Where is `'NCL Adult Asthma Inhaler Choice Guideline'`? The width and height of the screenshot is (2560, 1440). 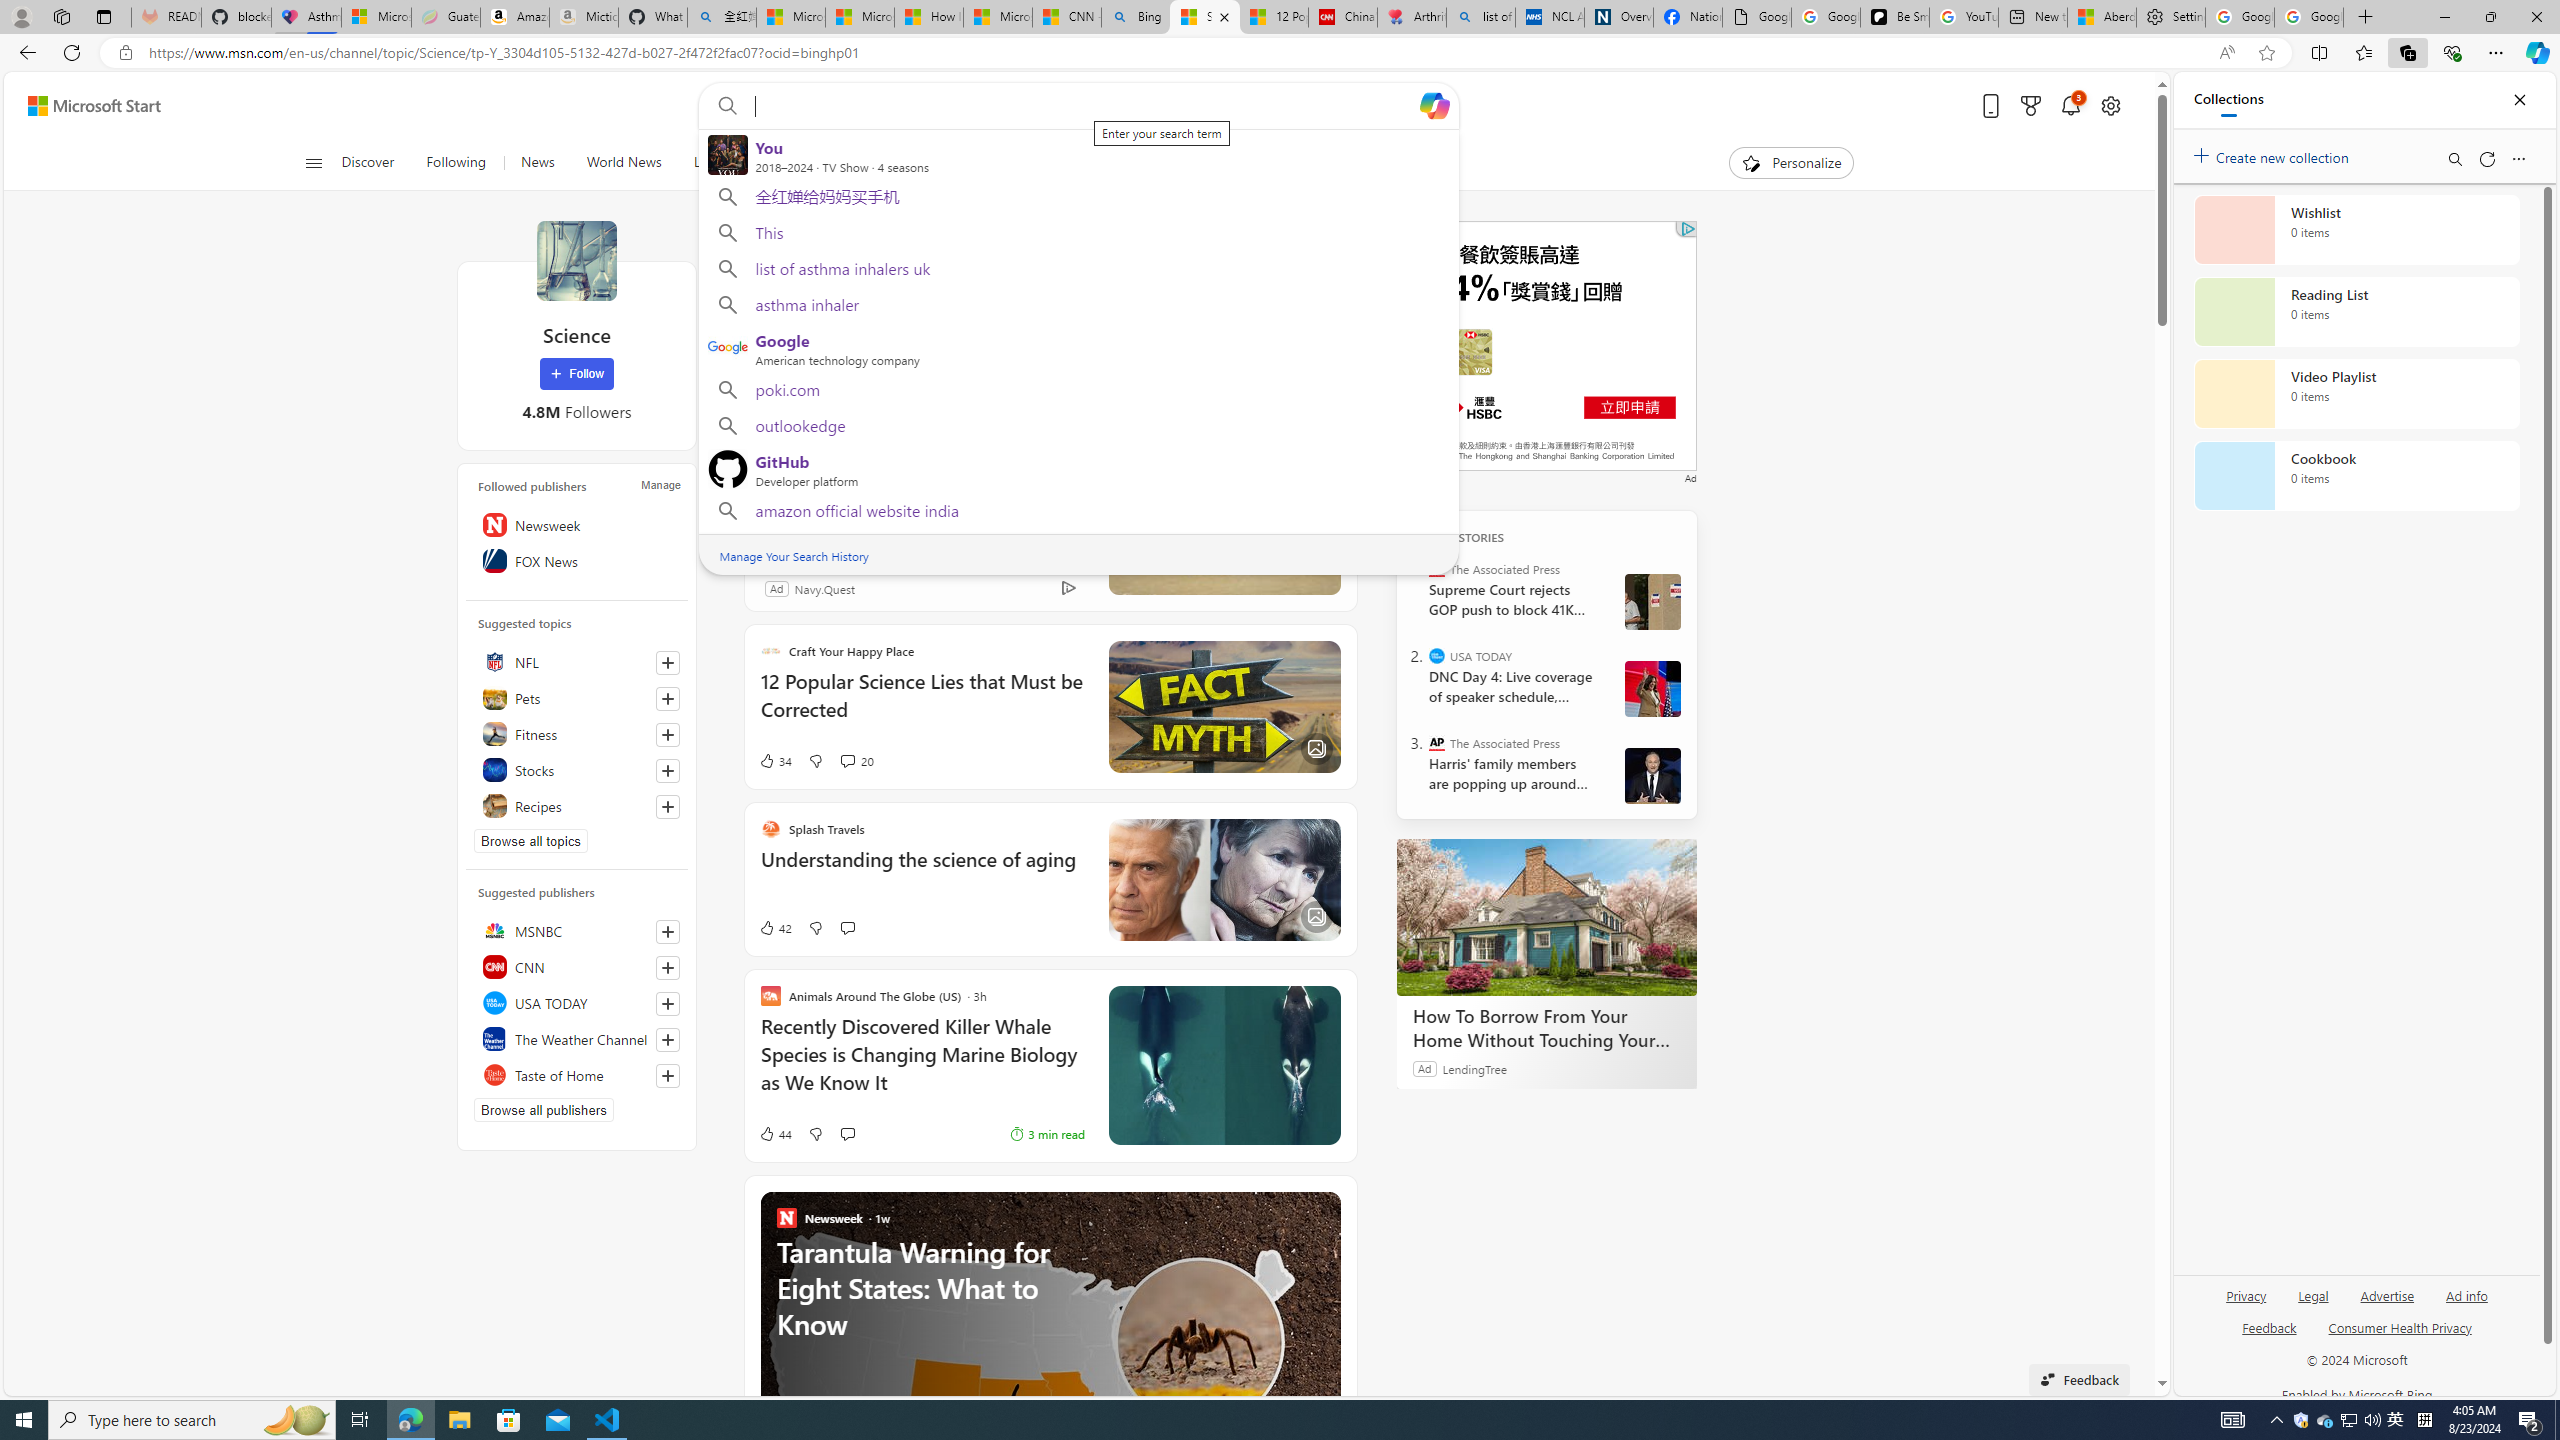
'NCL Adult Asthma Inhaler Choice Guideline' is located at coordinates (1549, 16).